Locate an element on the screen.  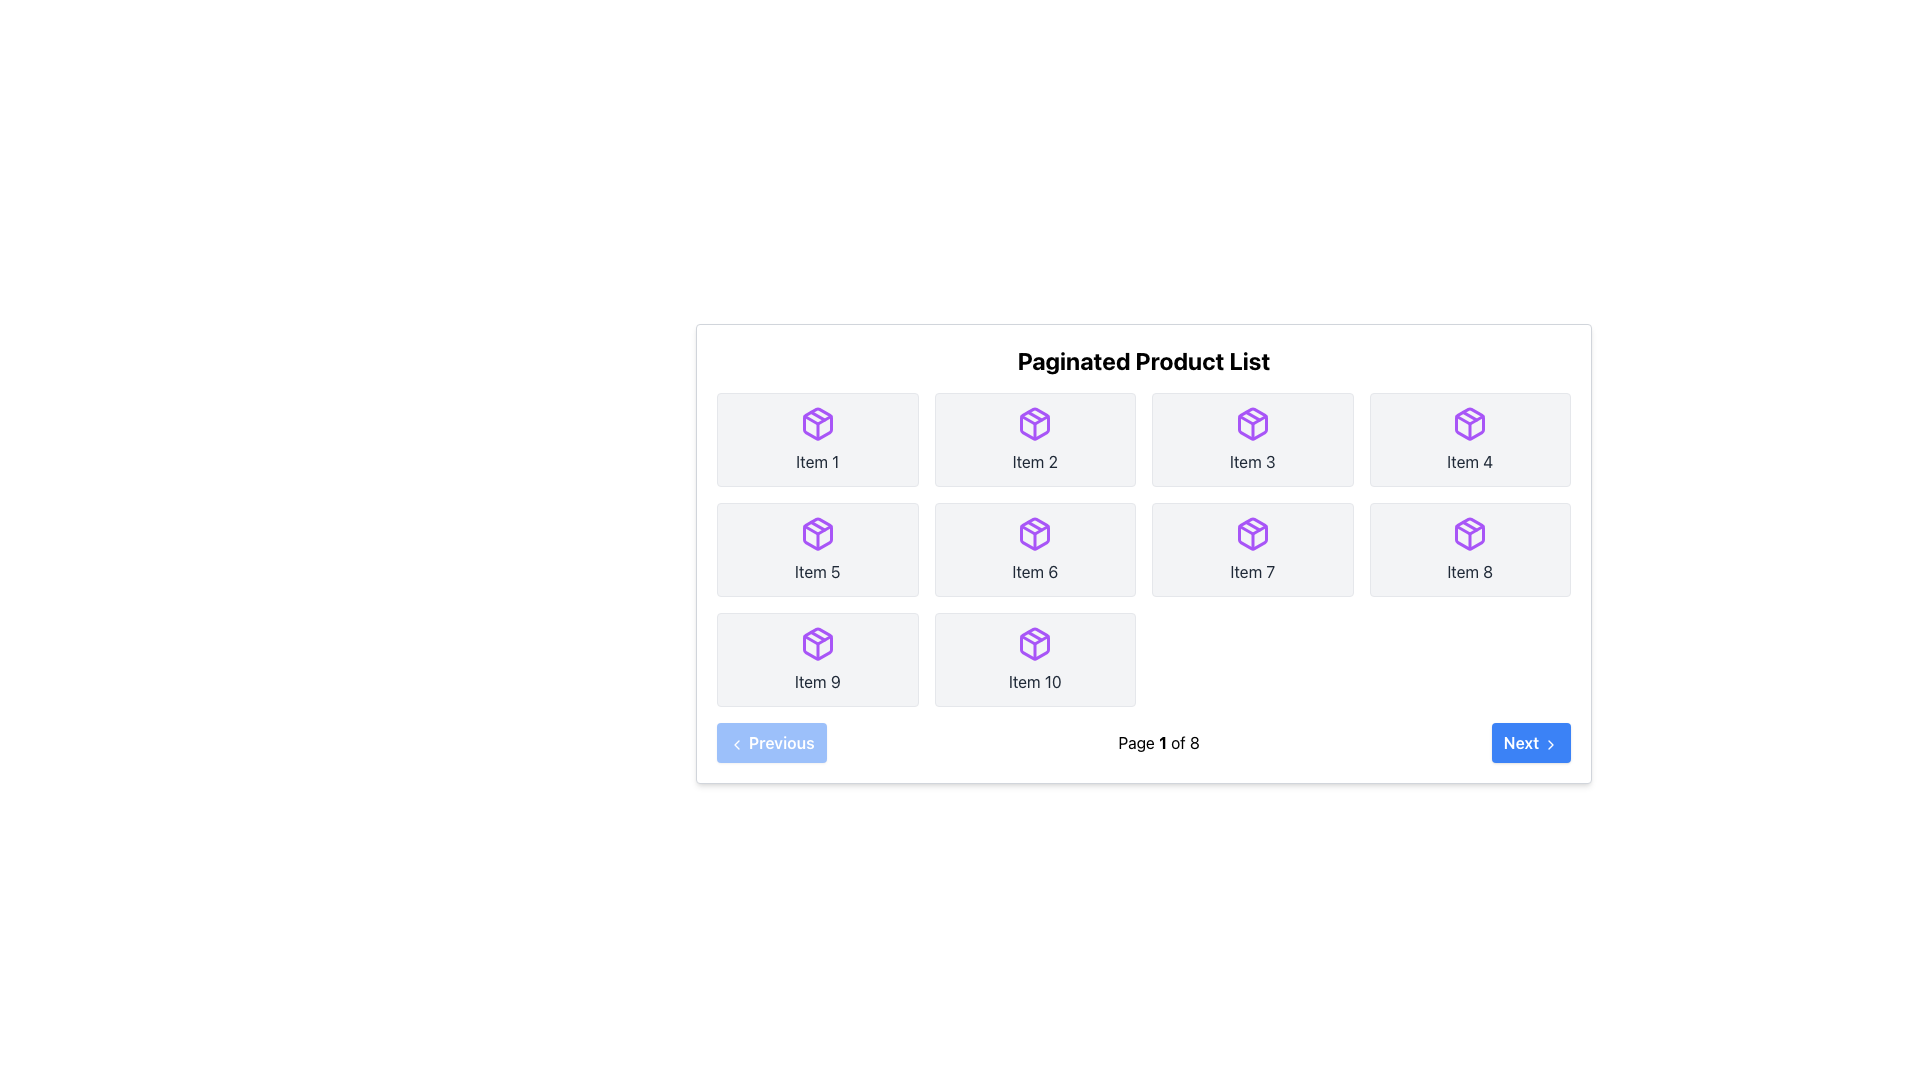
the first button in a paginated list representing 'Item 1' is located at coordinates (817, 438).